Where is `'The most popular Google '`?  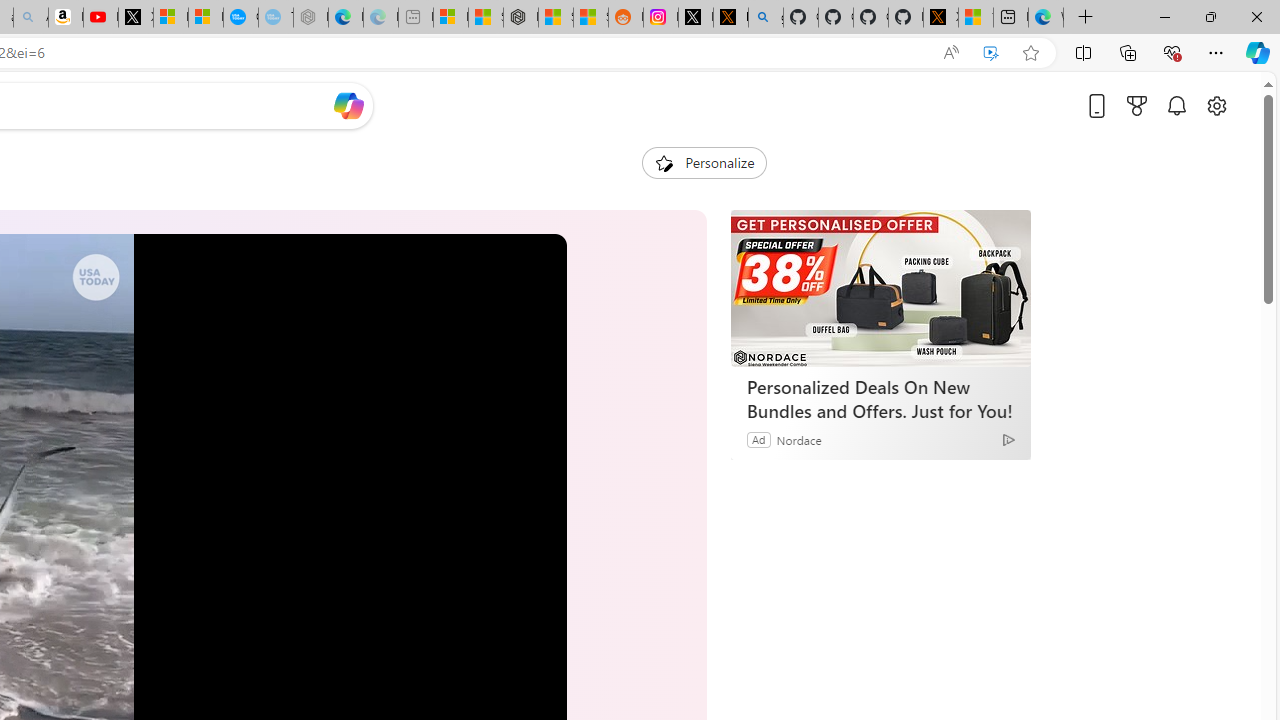
'The most popular Google ' is located at coordinates (274, 17).